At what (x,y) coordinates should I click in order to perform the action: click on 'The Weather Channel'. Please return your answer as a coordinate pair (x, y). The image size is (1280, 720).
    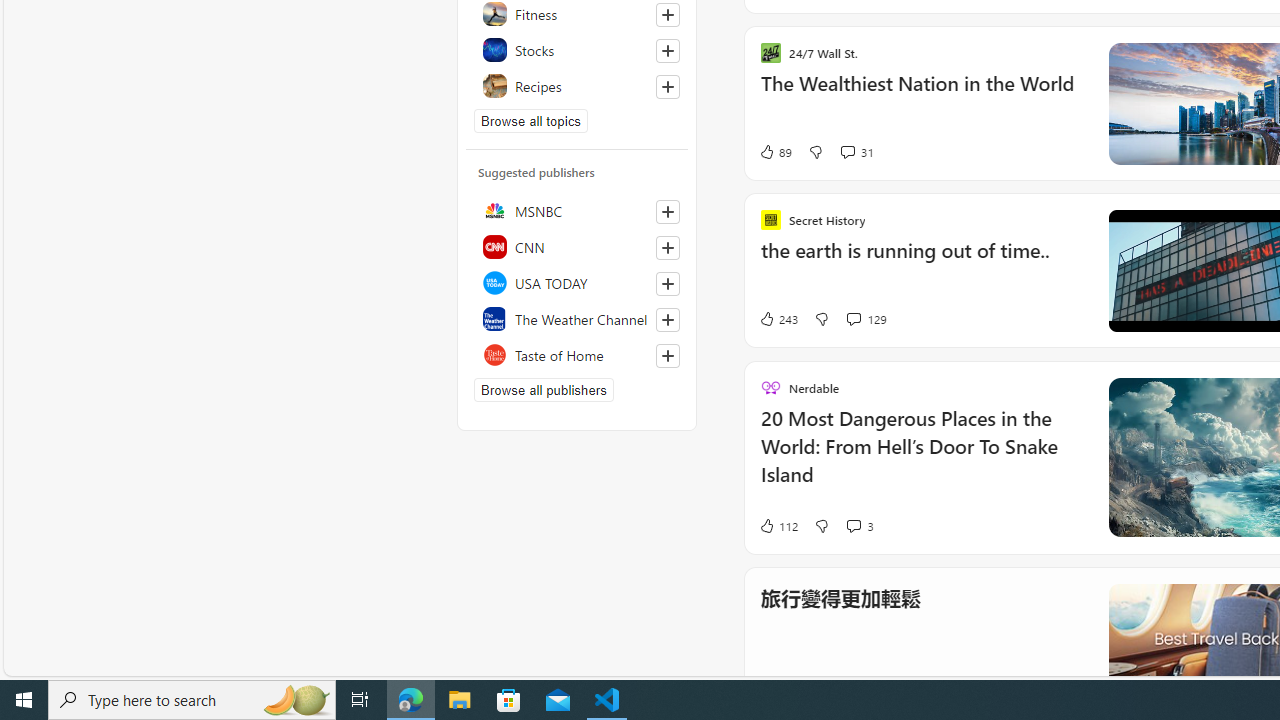
    Looking at the image, I should click on (576, 317).